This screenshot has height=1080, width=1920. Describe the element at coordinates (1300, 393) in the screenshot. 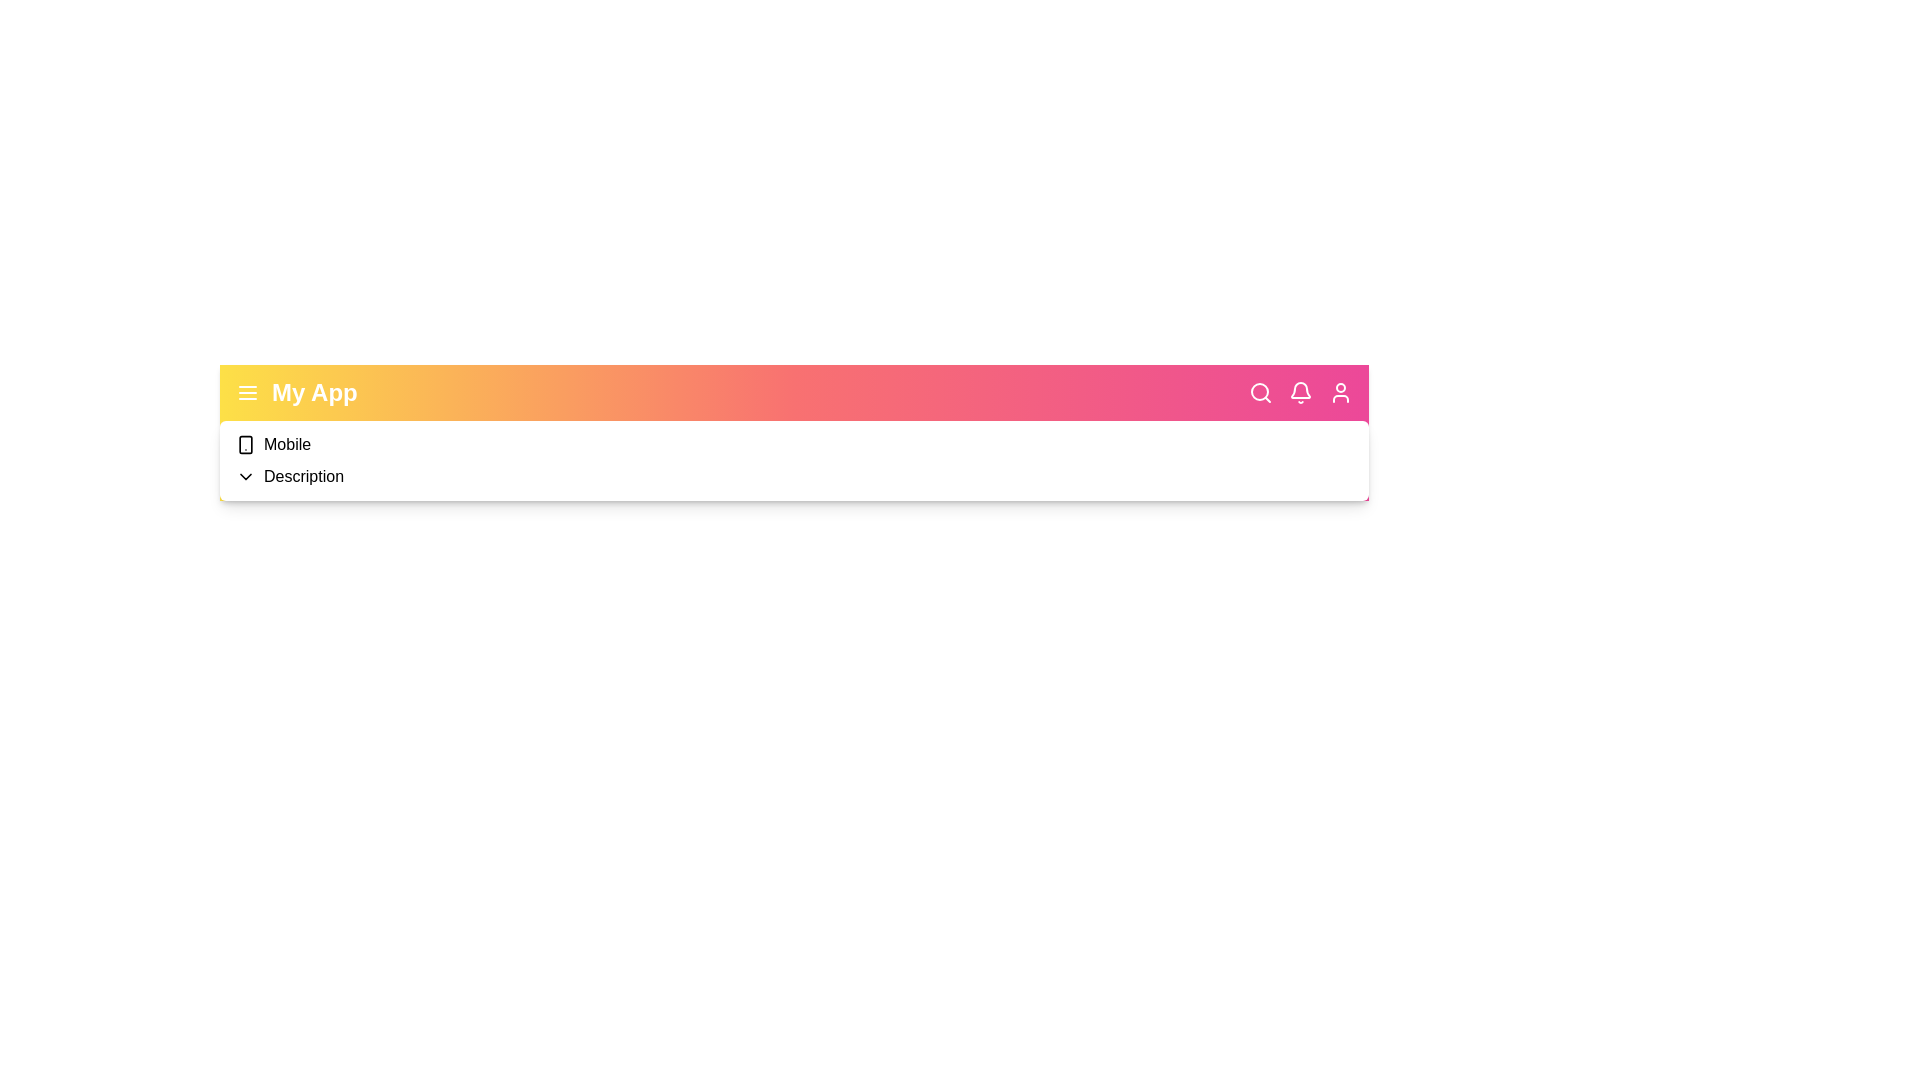

I see `the bell icon to trigger its associated action` at that location.